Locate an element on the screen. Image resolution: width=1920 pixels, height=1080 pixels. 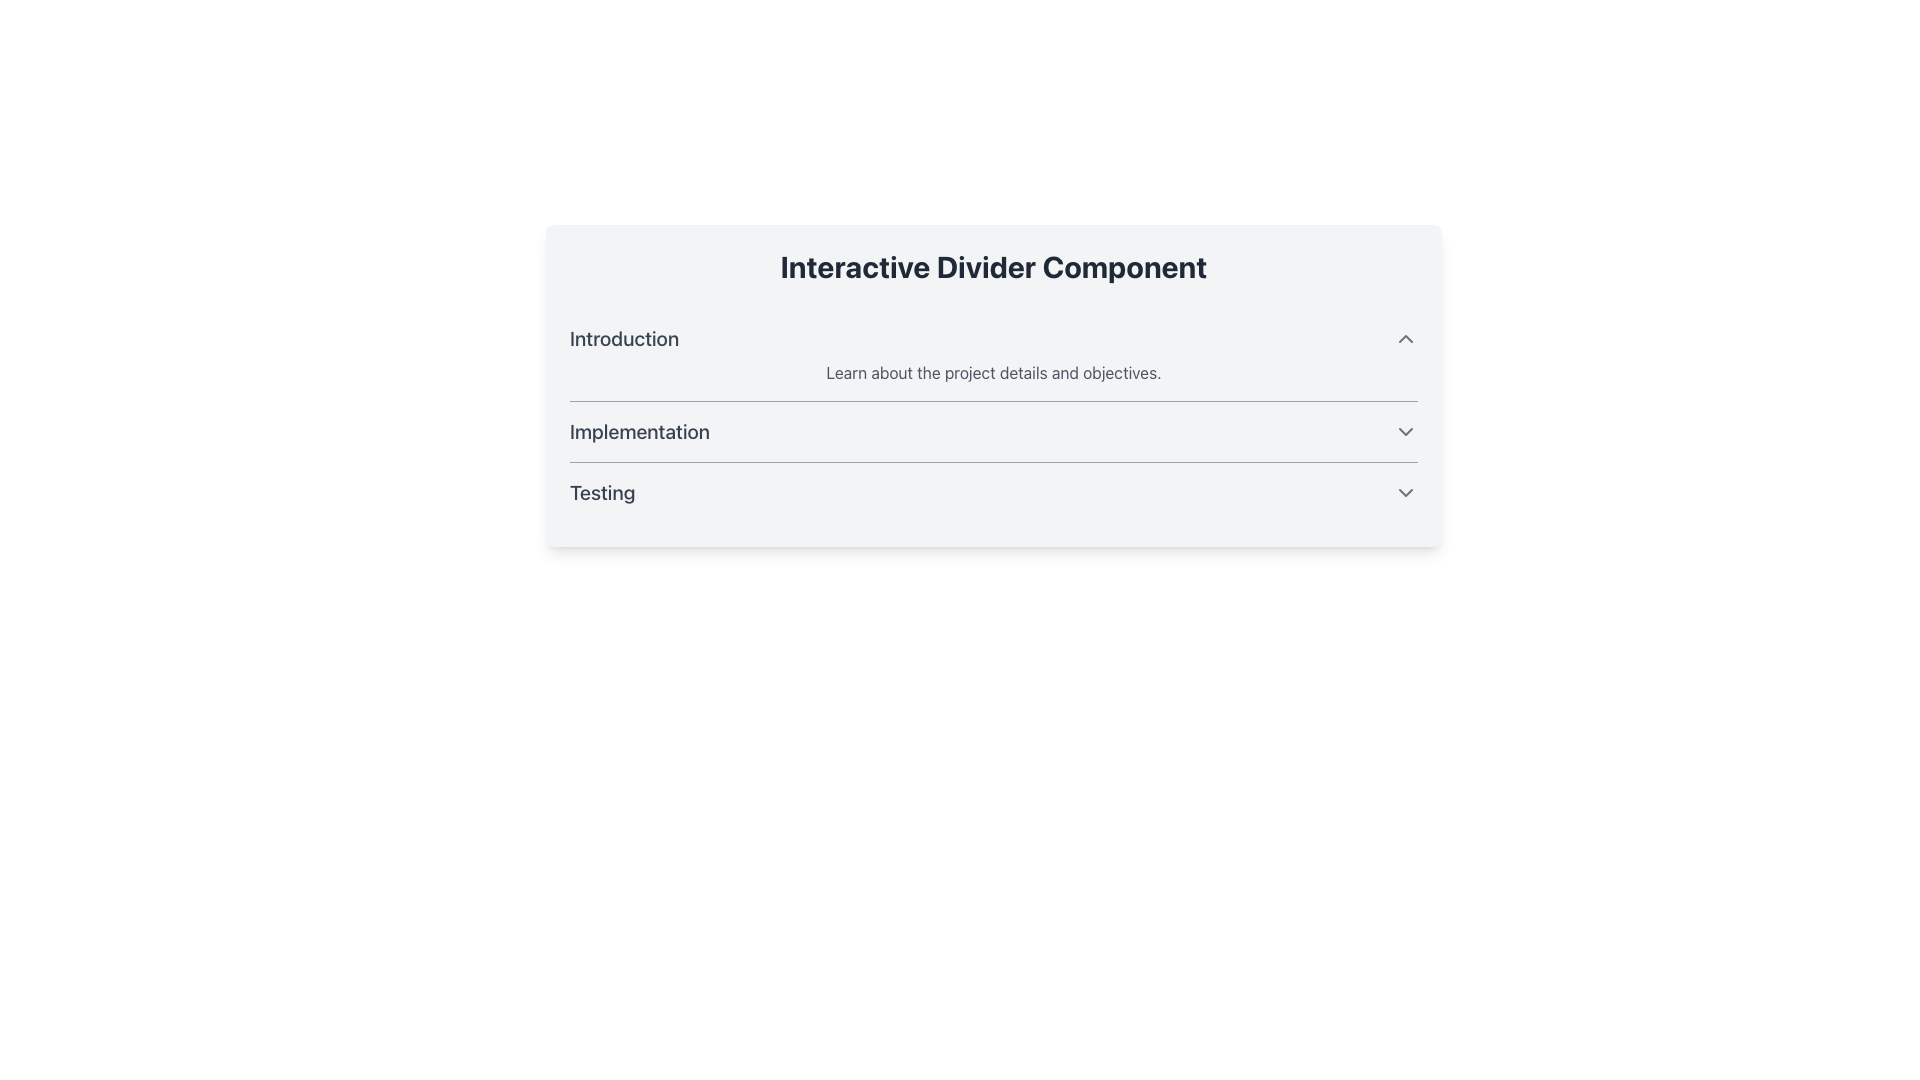
the downward-pointing chevron icon in the 'Testing' panel to observe any visual effects is located at coordinates (1405, 493).